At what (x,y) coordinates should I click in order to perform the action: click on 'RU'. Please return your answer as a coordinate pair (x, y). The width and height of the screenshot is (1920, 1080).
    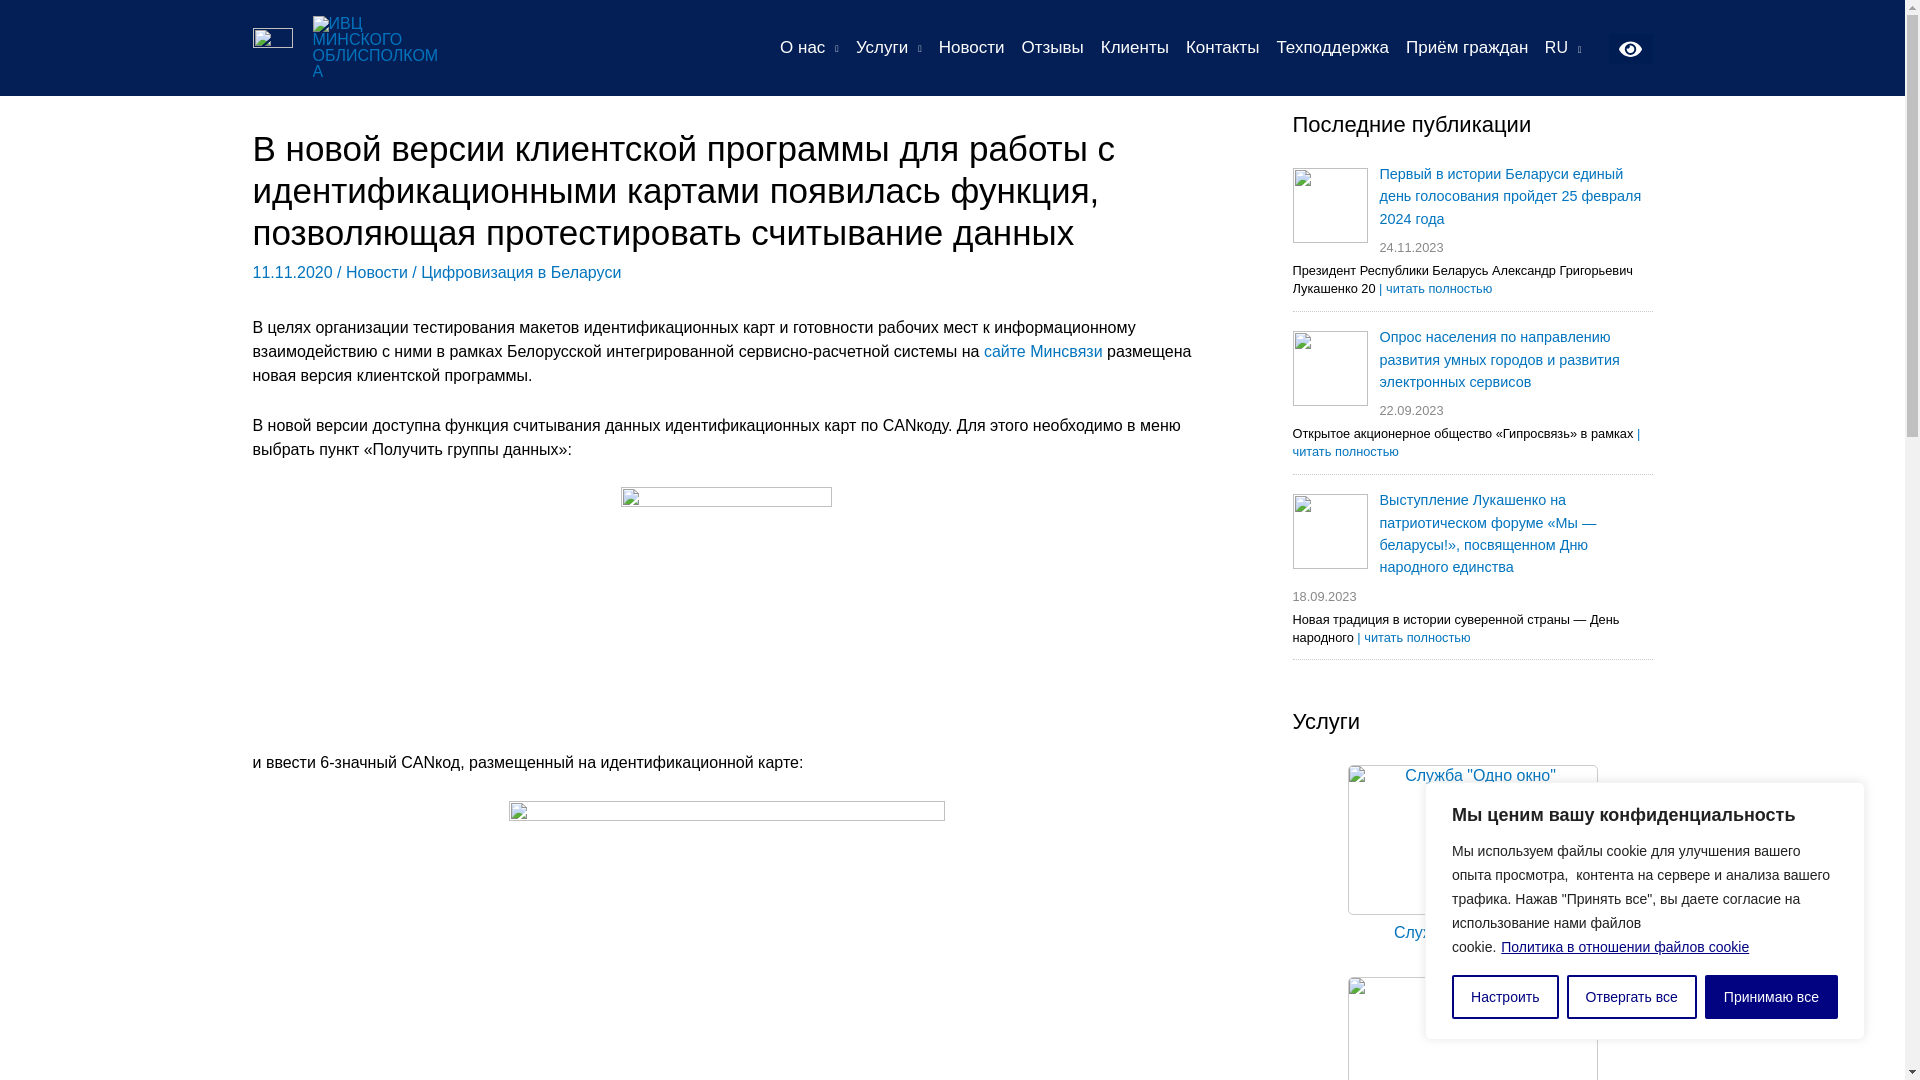
    Looking at the image, I should click on (1562, 46).